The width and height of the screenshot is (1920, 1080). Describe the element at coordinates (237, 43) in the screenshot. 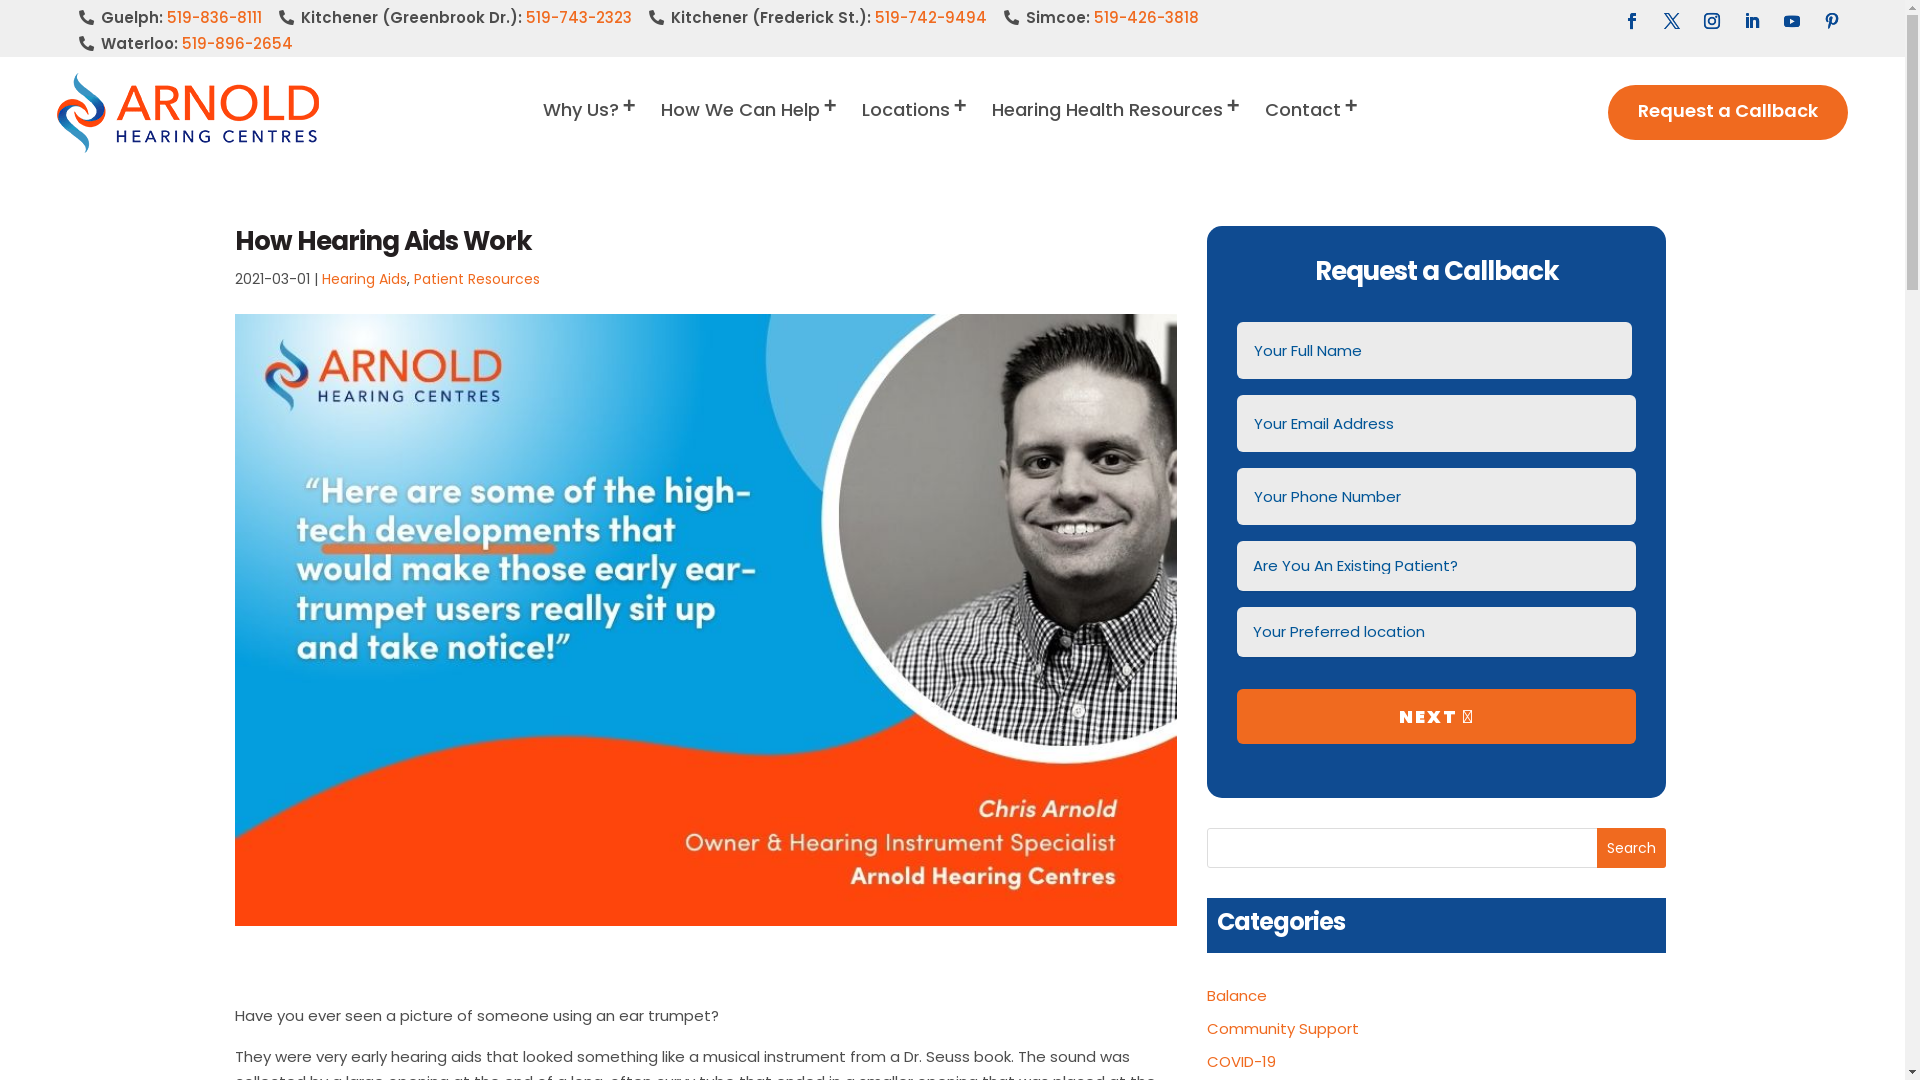

I see `'519-896-2654'` at that location.